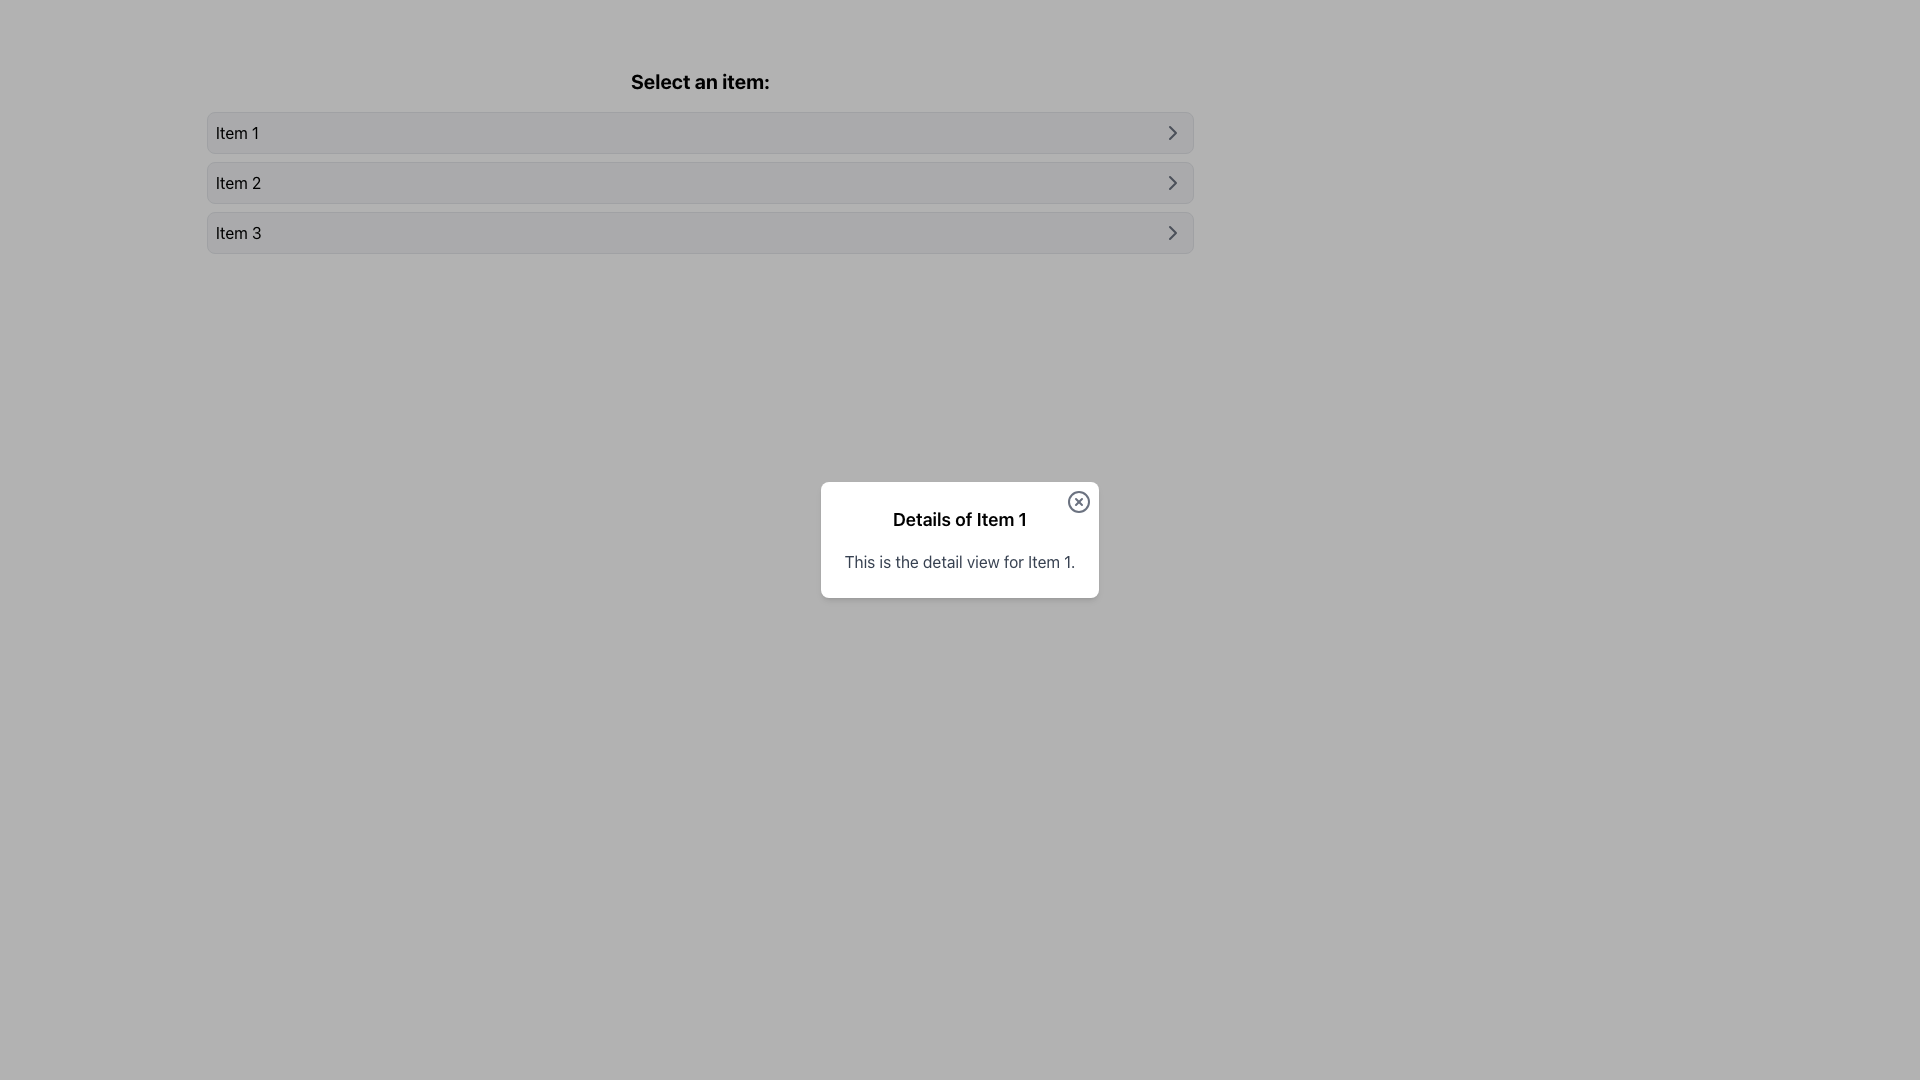 Image resolution: width=1920 pixels, height=1080 pixels. I want to click on the small circular button with an 'X' icon located at the top-right corner of the modal window titled 'Details of Item 1' to change its color, so click(1078, 500).